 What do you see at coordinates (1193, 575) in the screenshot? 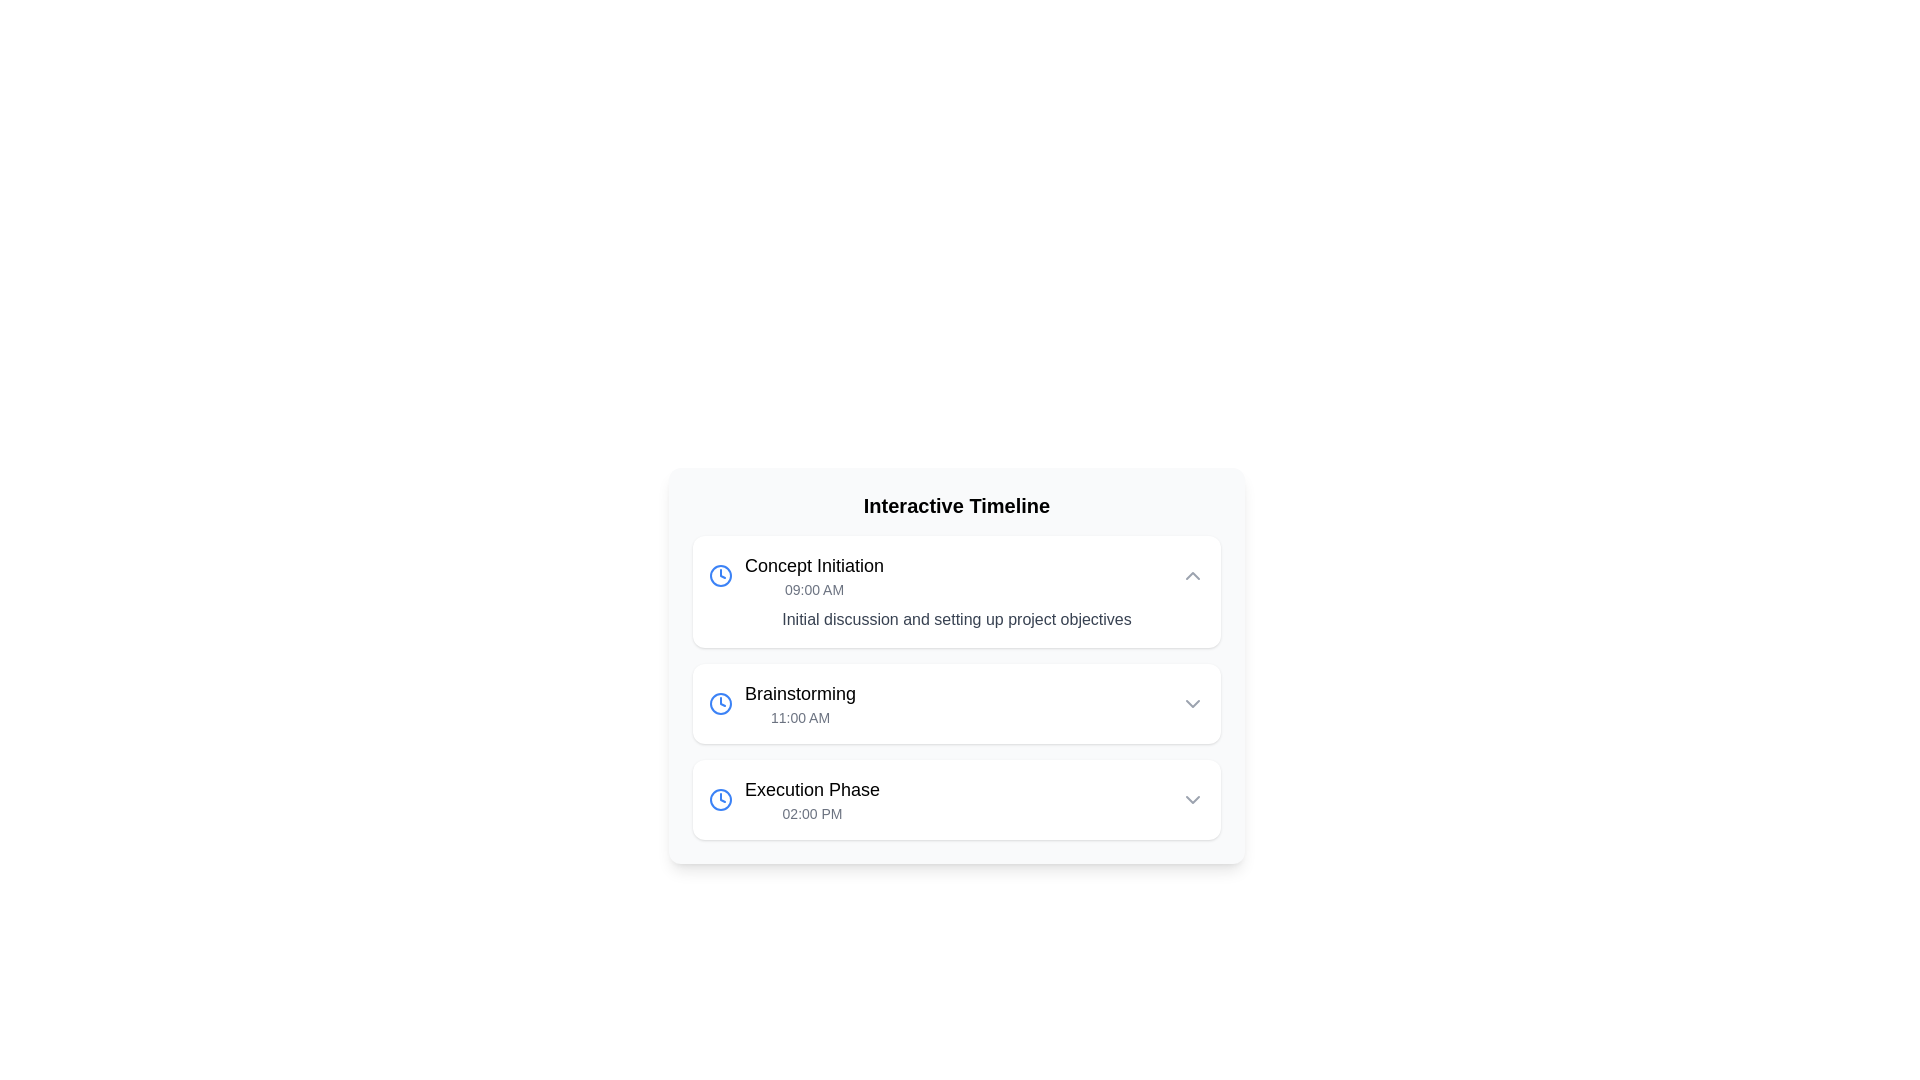
I see `the chevron button in the top right corner of the card associated with the 'Concept Initiation' timeline entry` at bounding box center [1193, 575].